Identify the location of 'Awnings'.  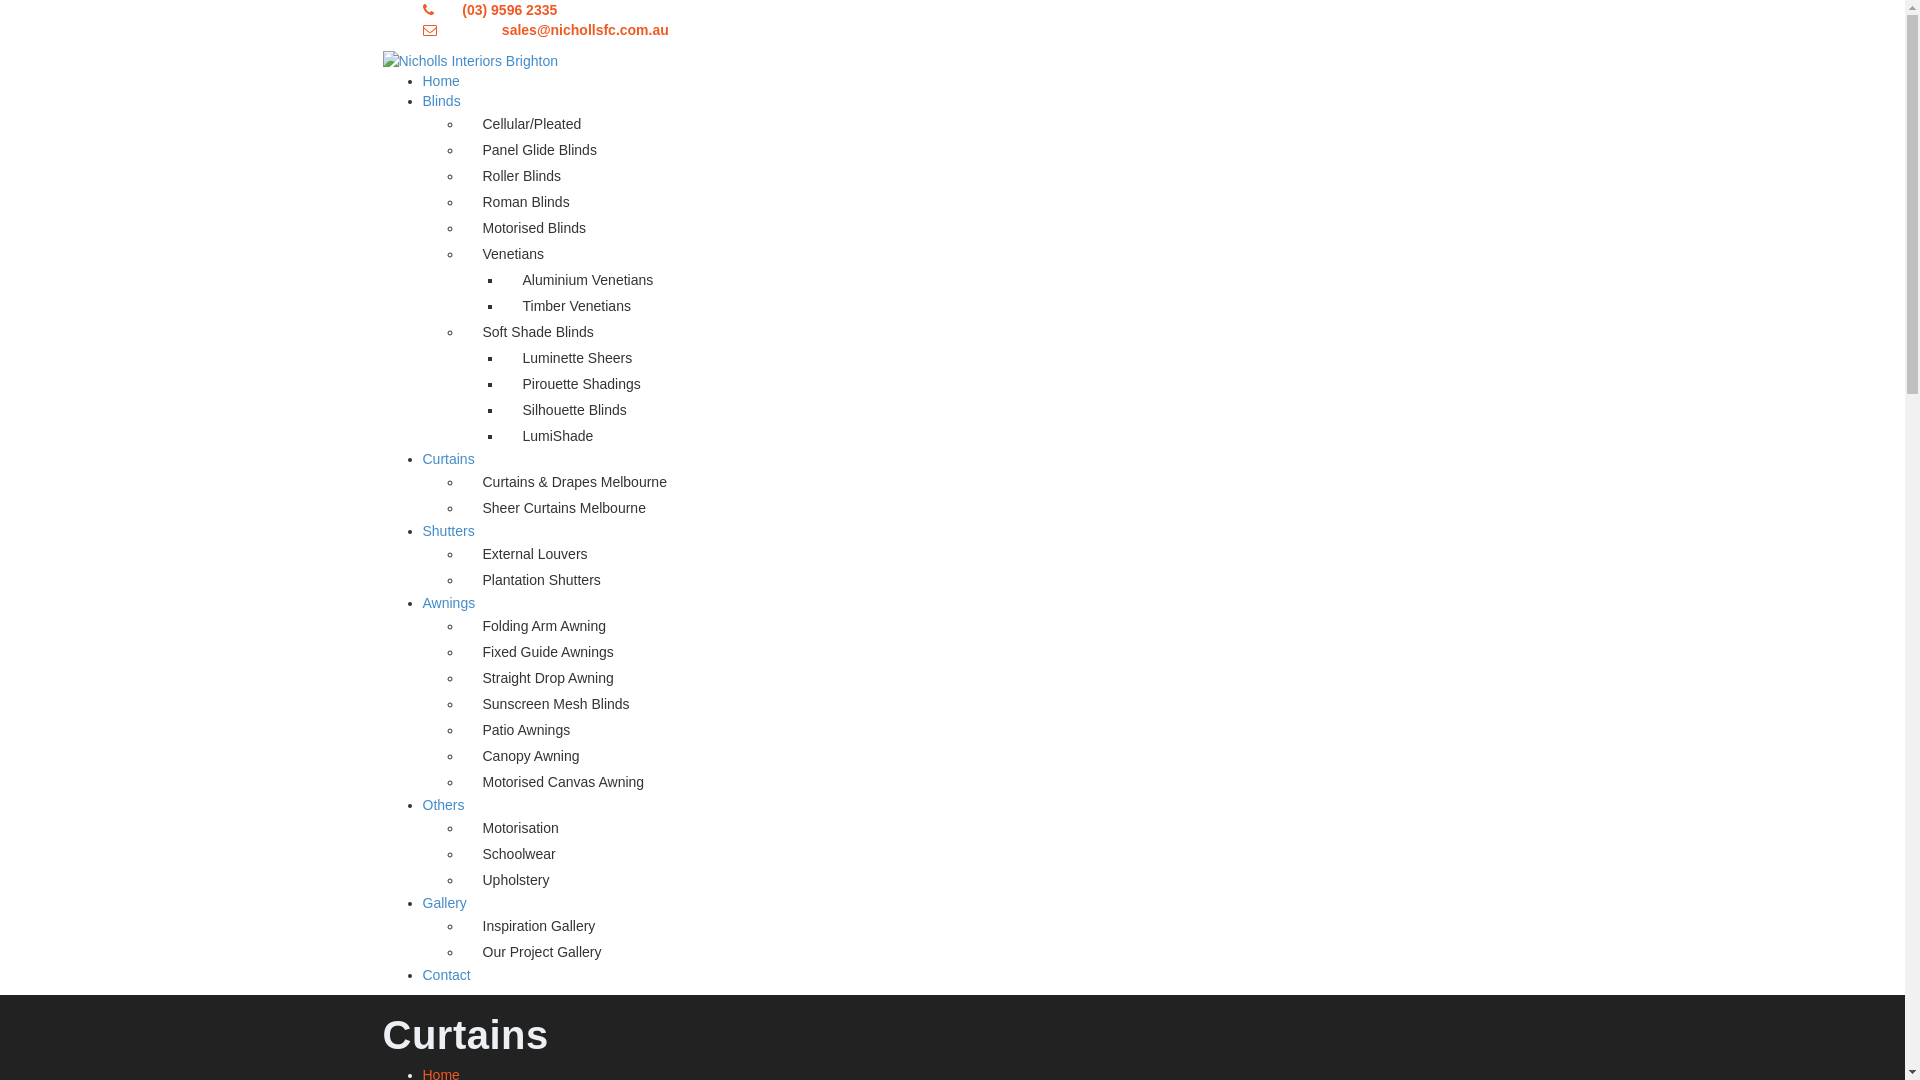
(447, 601).